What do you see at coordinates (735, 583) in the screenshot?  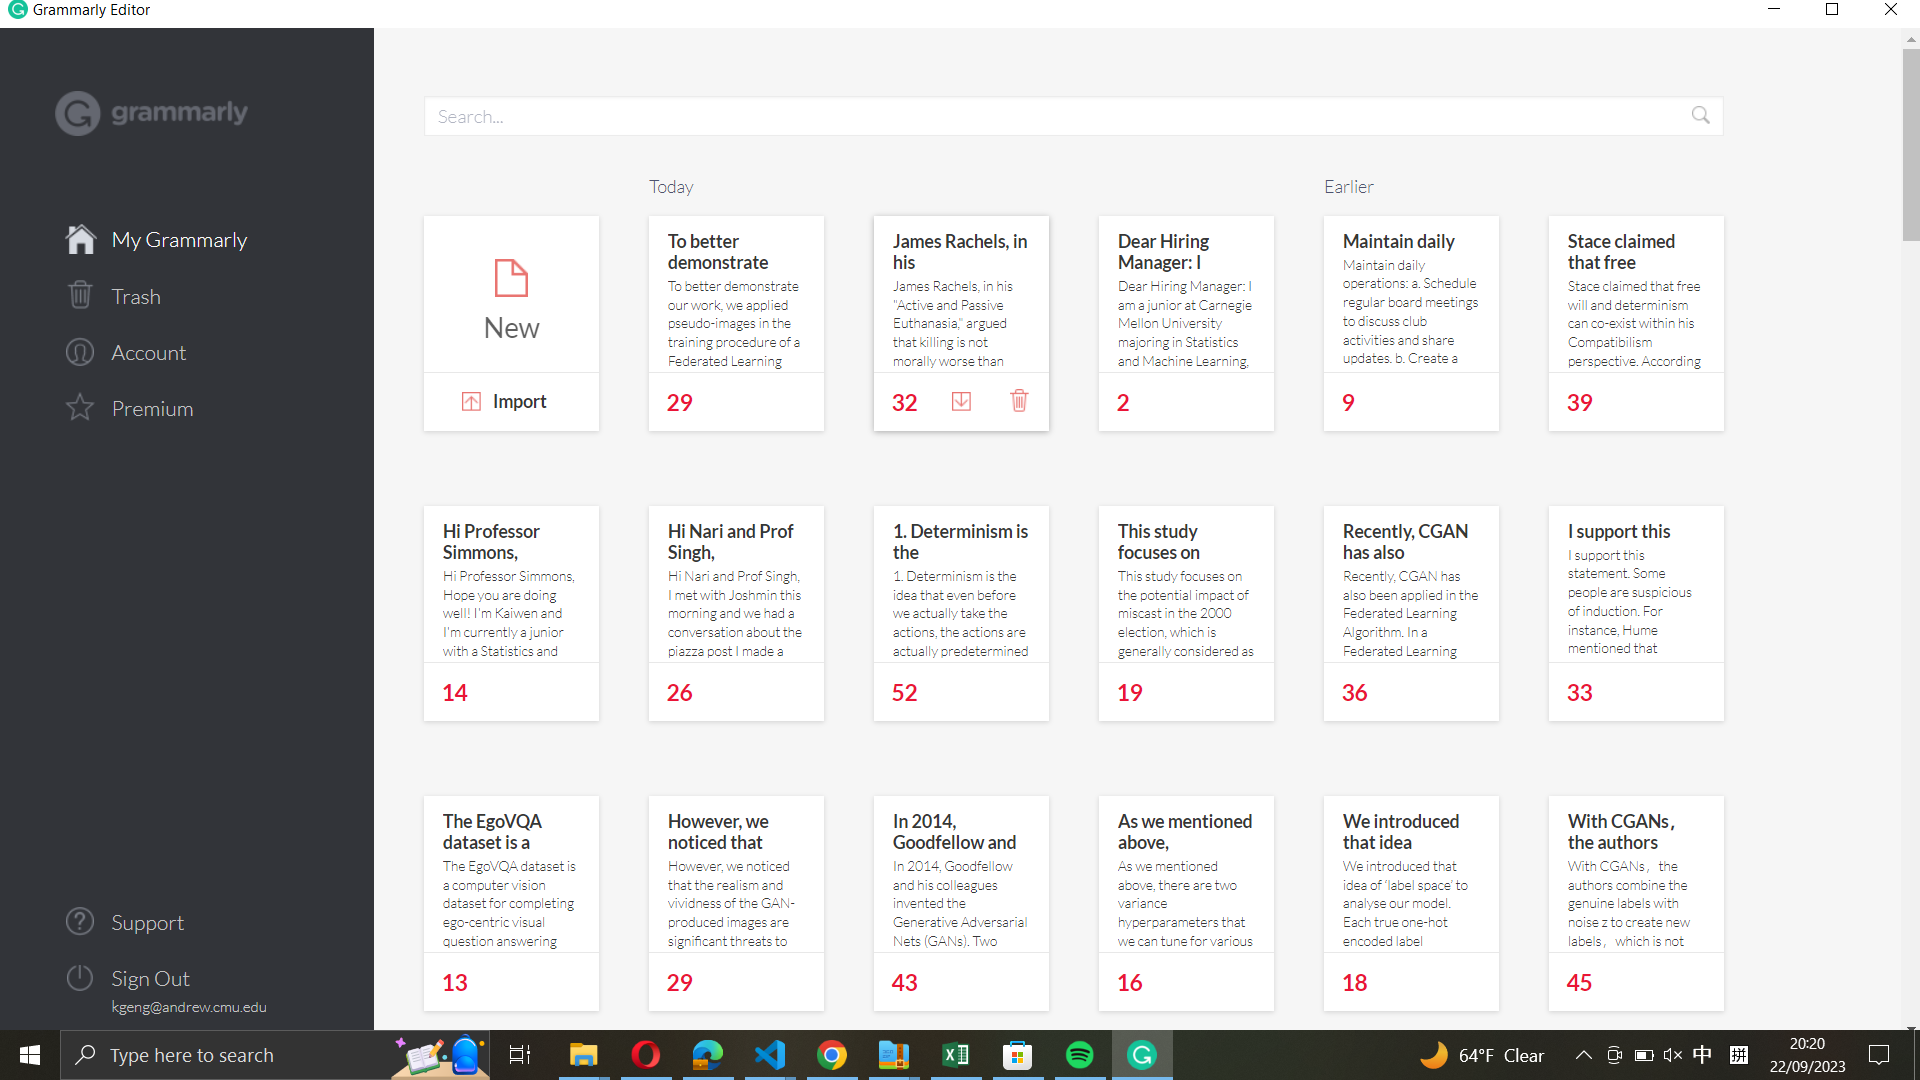 I see `Add a note for Nari Prof Singh` at bounding box center [735, 583].